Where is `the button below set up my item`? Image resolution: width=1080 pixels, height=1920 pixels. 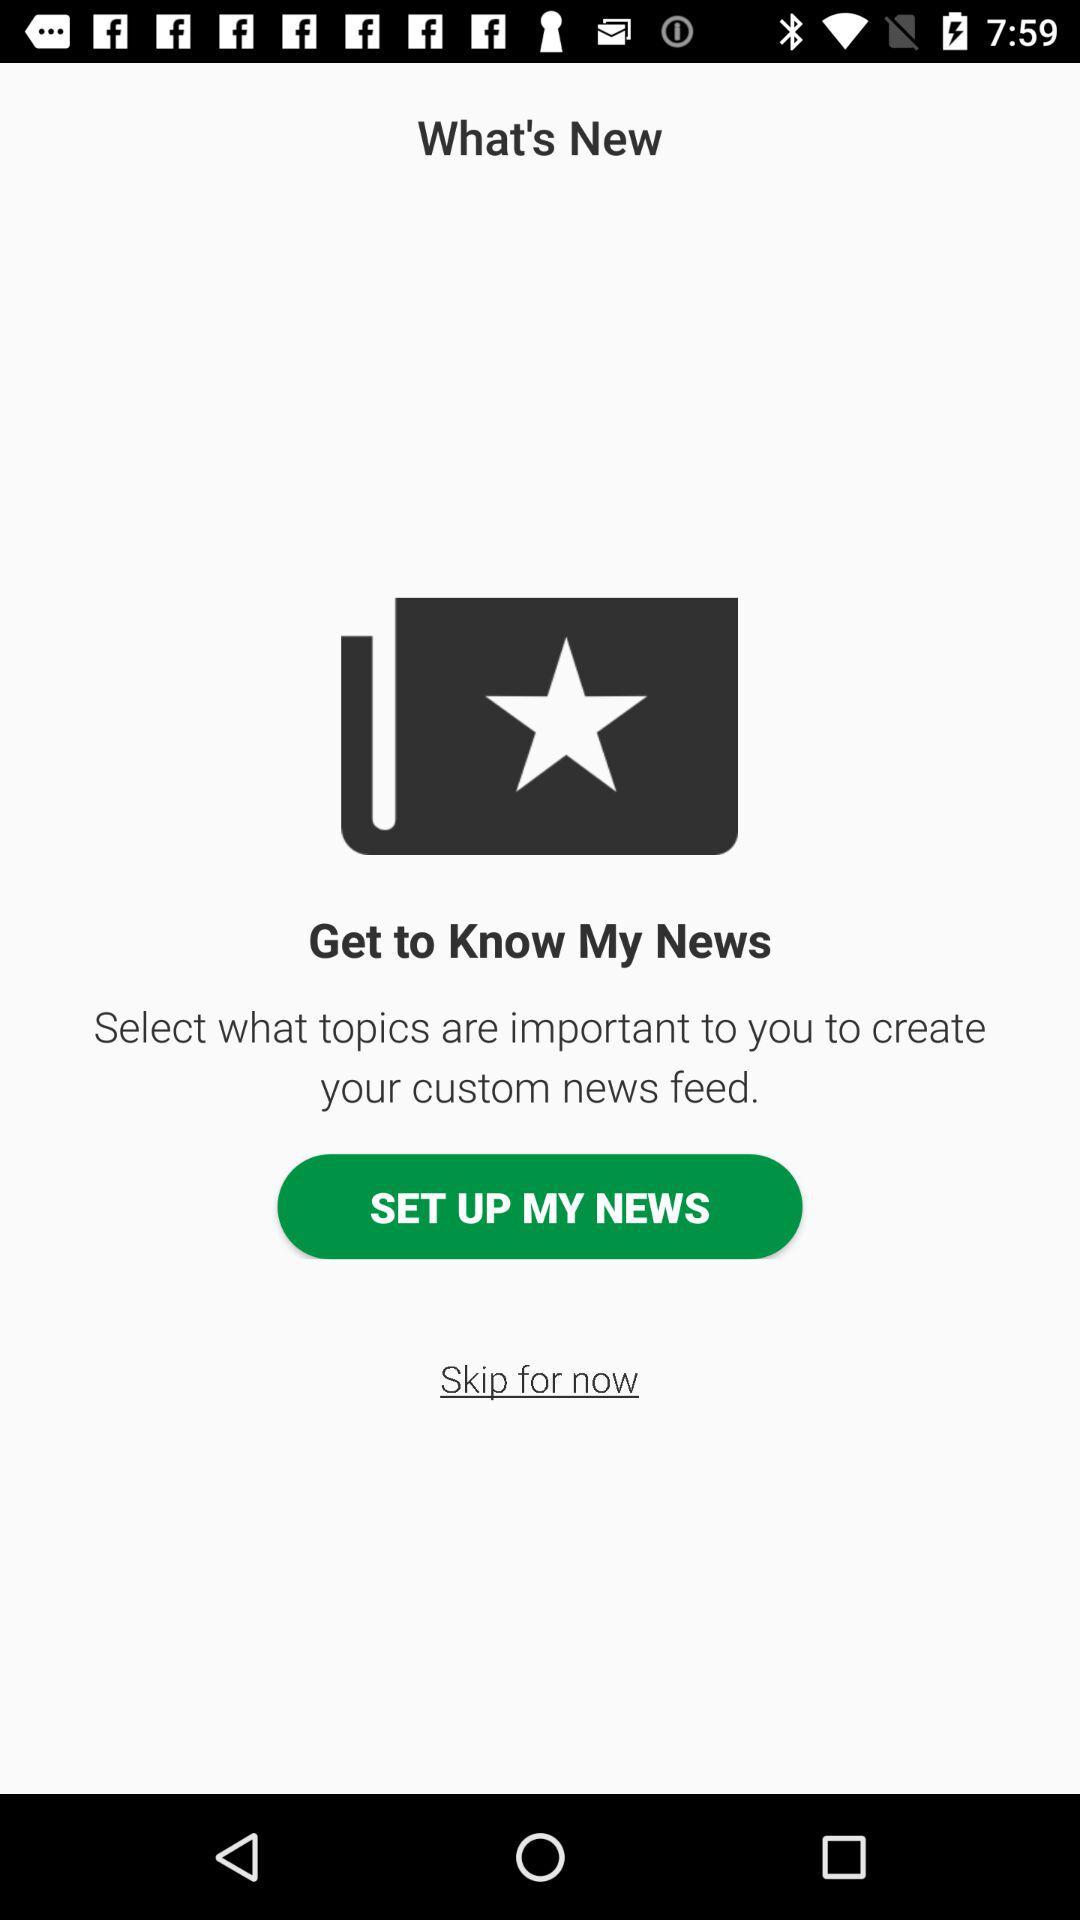 the button below set up my item is located at coordinates (538, 1377).